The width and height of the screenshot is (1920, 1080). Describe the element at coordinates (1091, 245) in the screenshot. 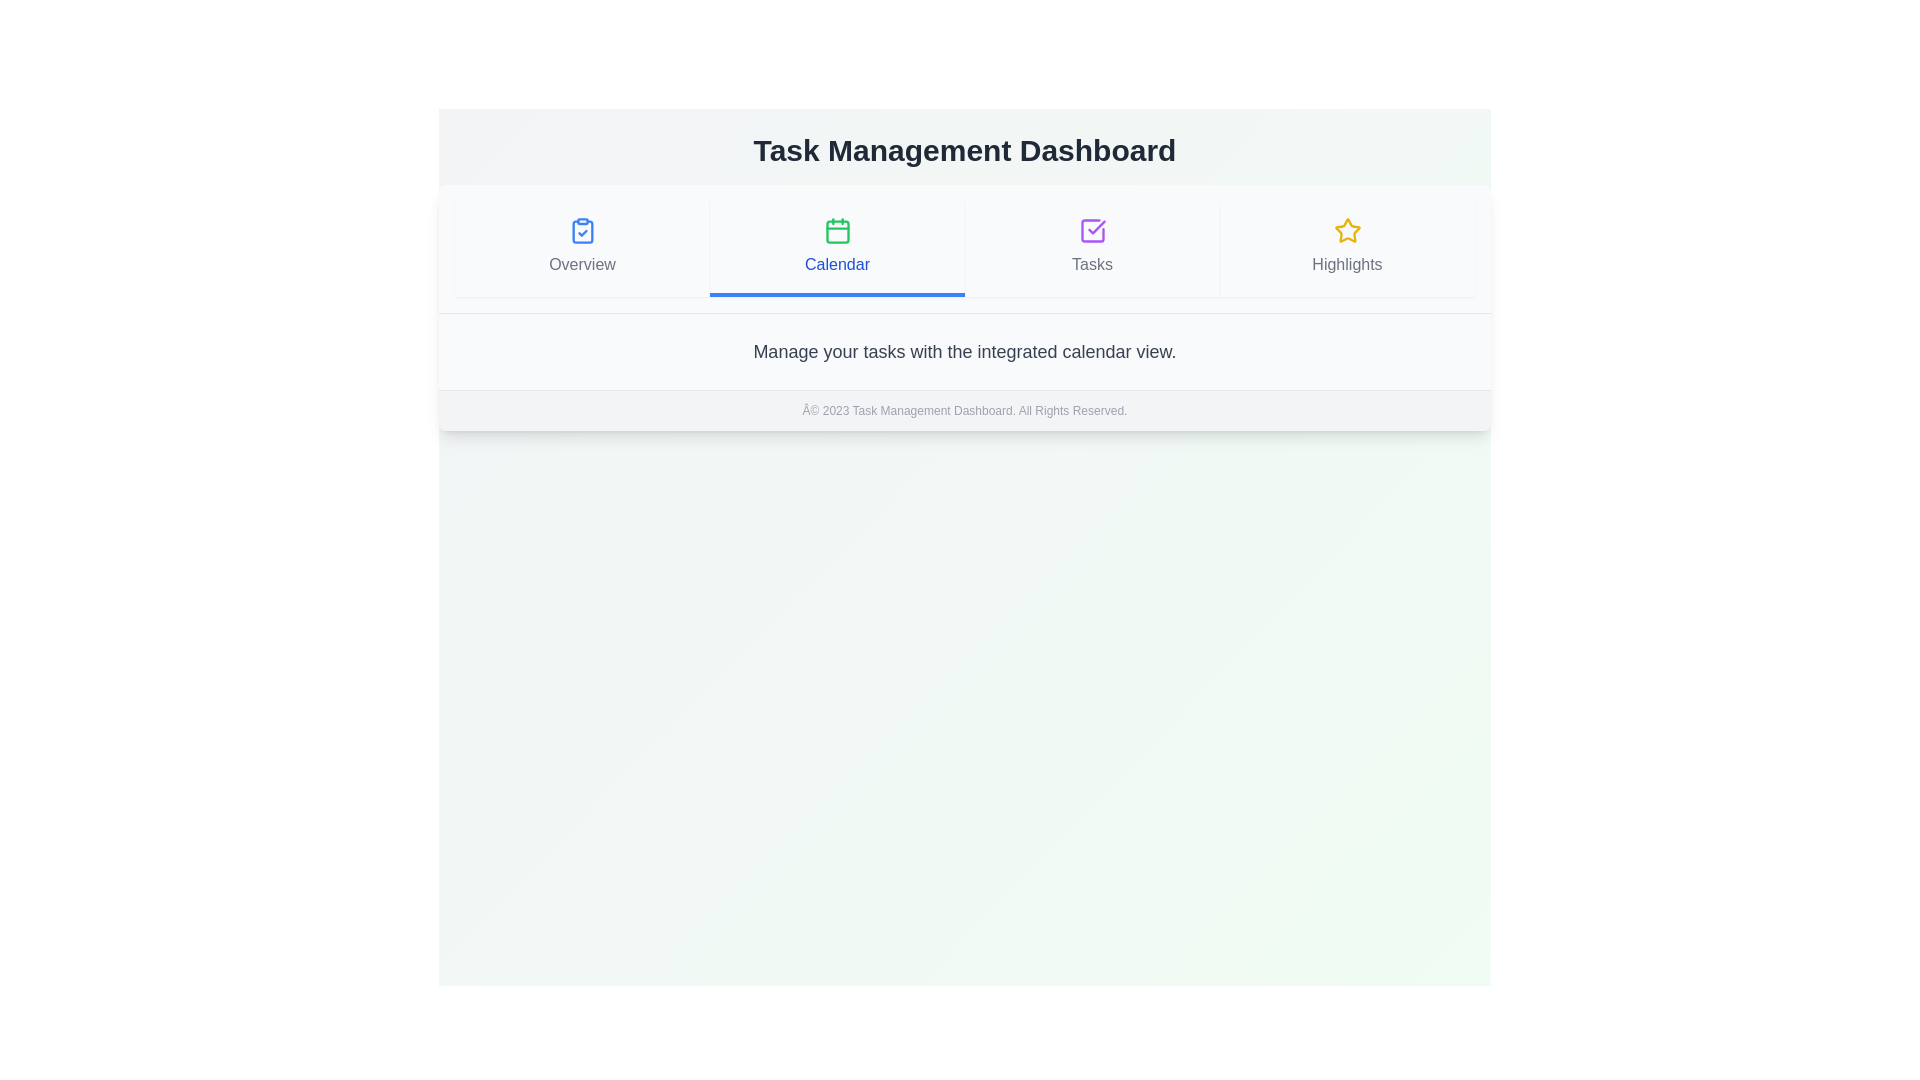

I see `the 'Tasks' navigation button, which features a purple checkbox icon with a checkmark and is centrally aligned with the label below it` at that location.